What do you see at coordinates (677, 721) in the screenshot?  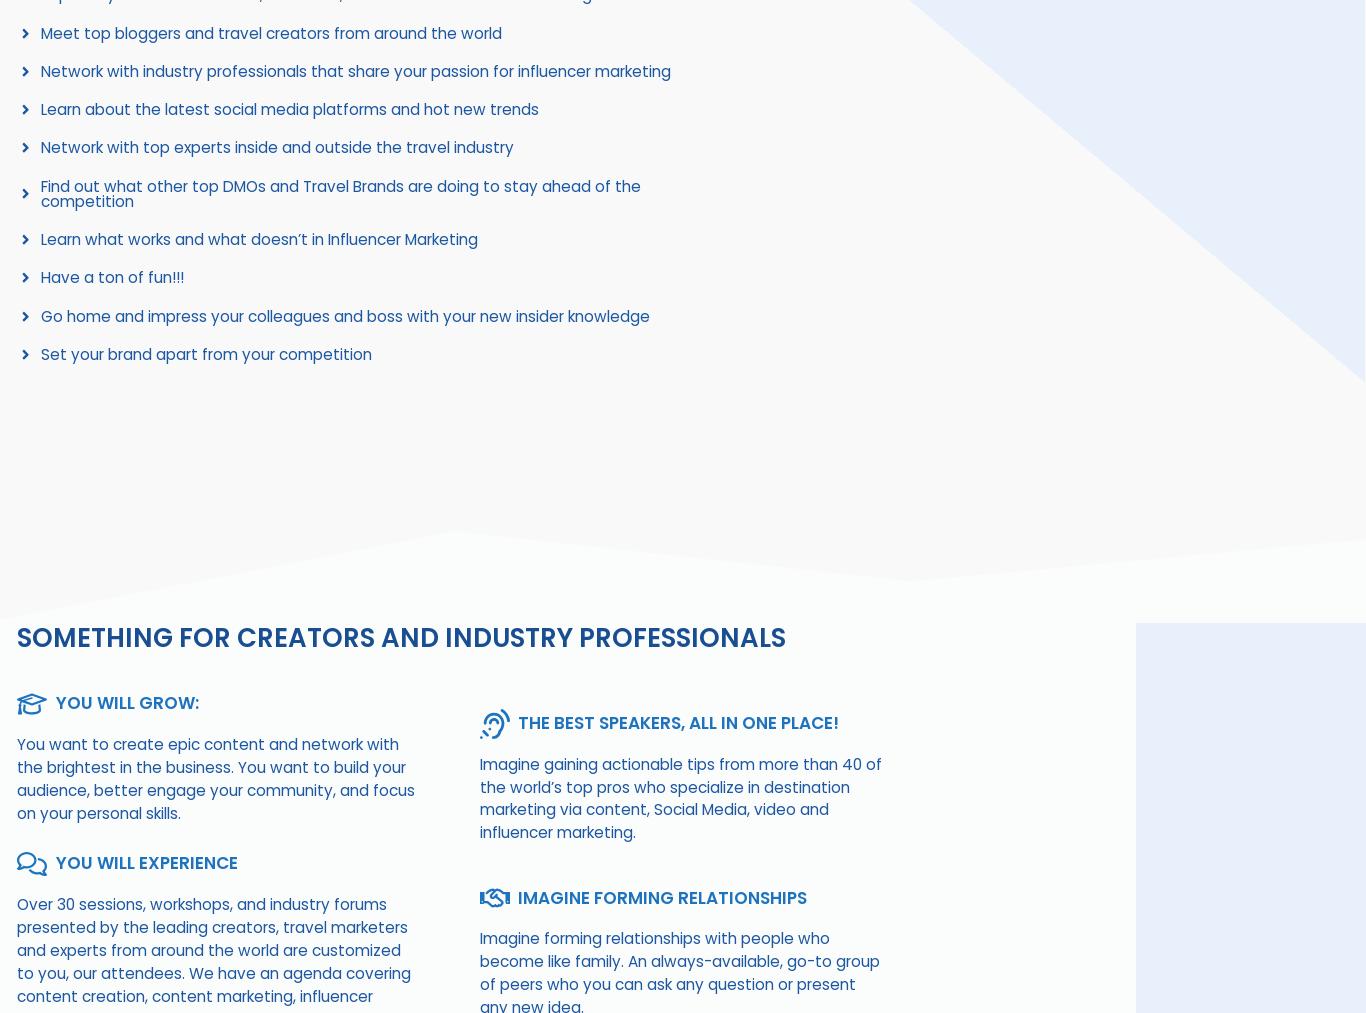 I see `'The best speakers, all in one place!'` at bounding box center [677, 721].